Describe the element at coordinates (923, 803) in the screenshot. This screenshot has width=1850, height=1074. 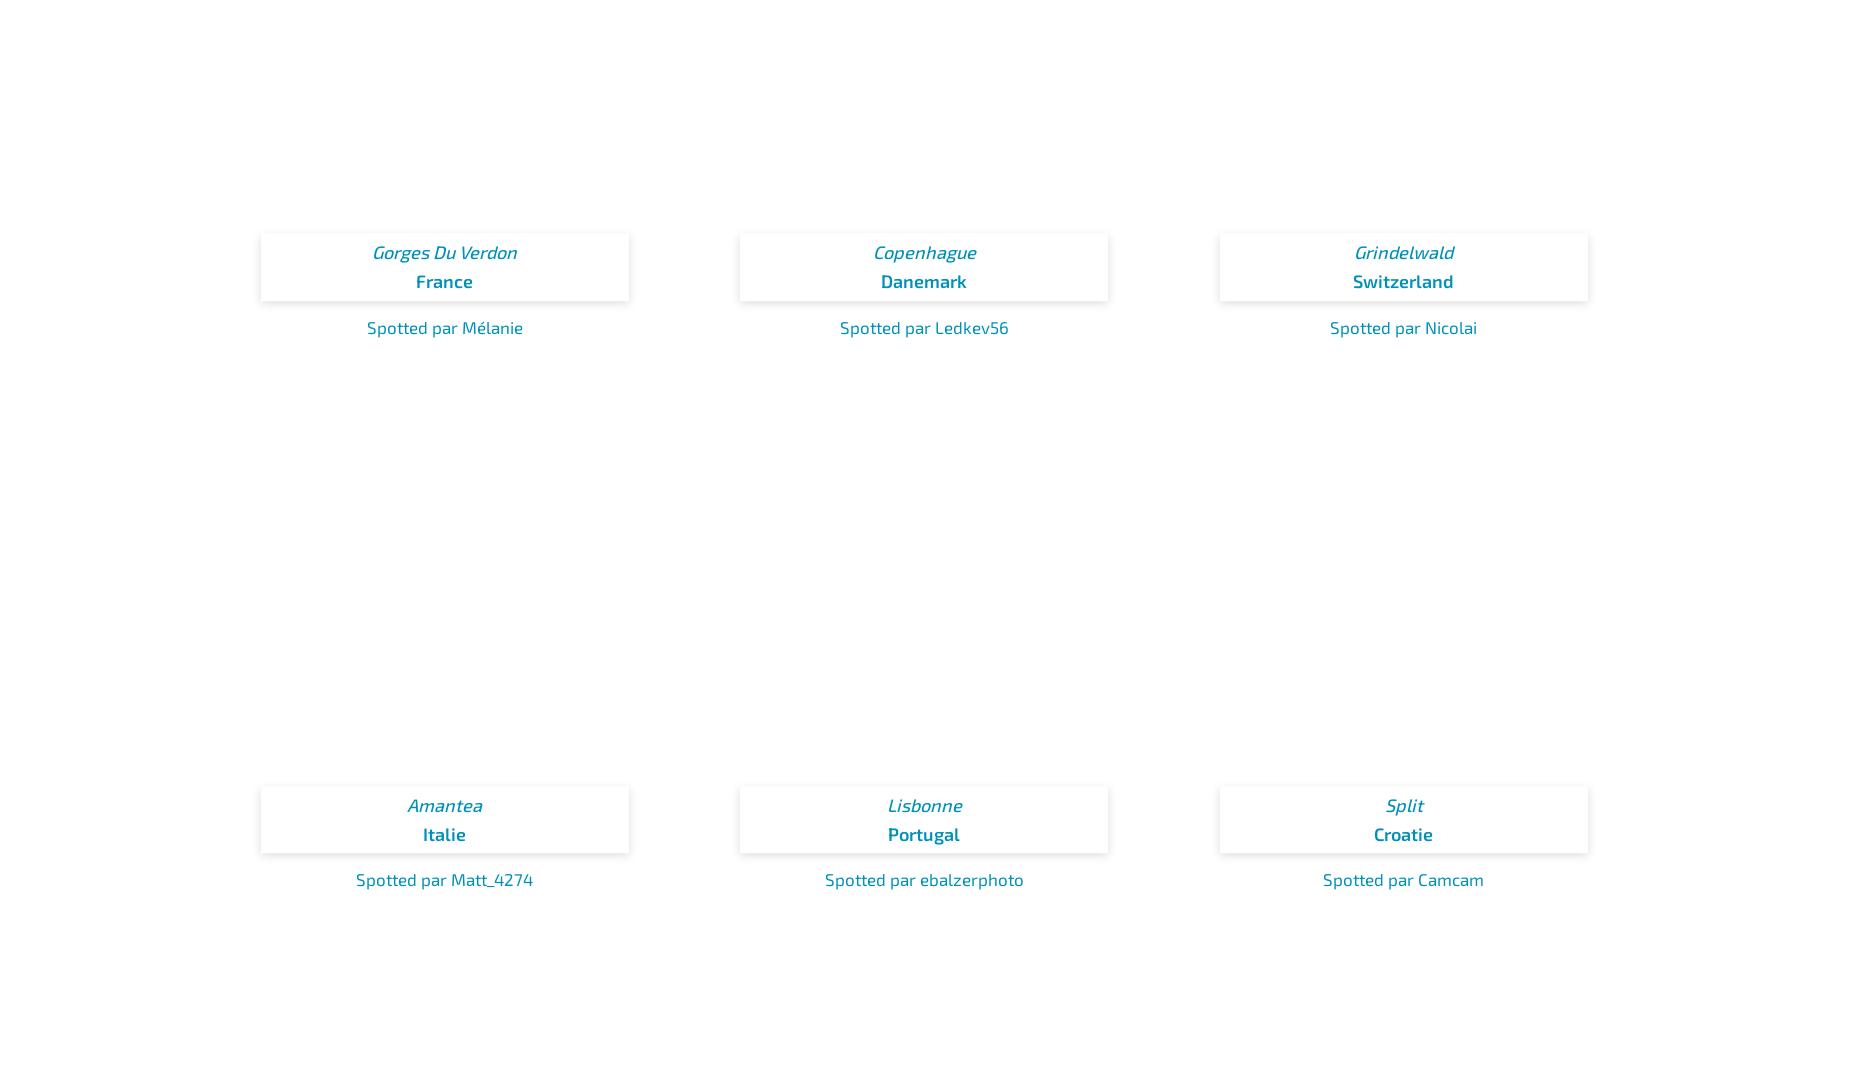
I see `'Lisbonne'` at that location.